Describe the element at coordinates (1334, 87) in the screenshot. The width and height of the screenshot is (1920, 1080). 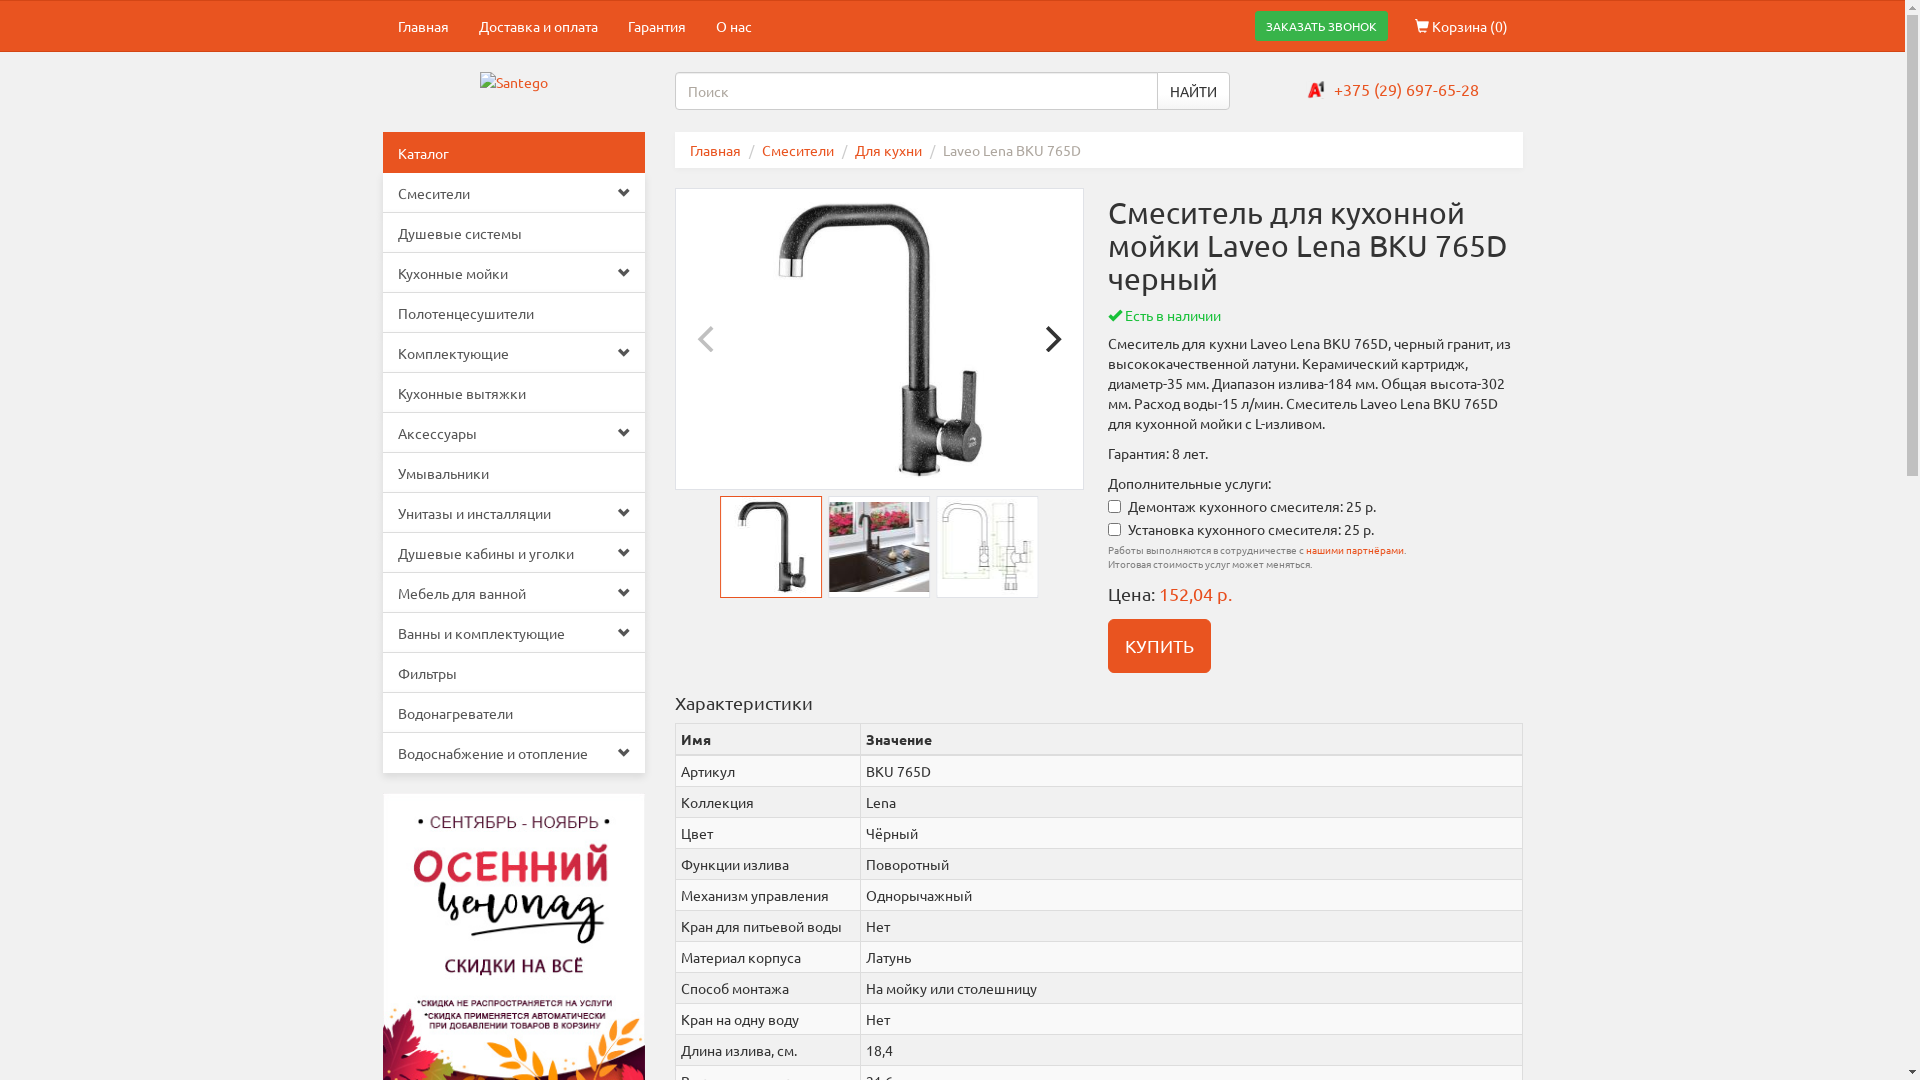
I see `'+375 (29) 697-65-28'` at that location.